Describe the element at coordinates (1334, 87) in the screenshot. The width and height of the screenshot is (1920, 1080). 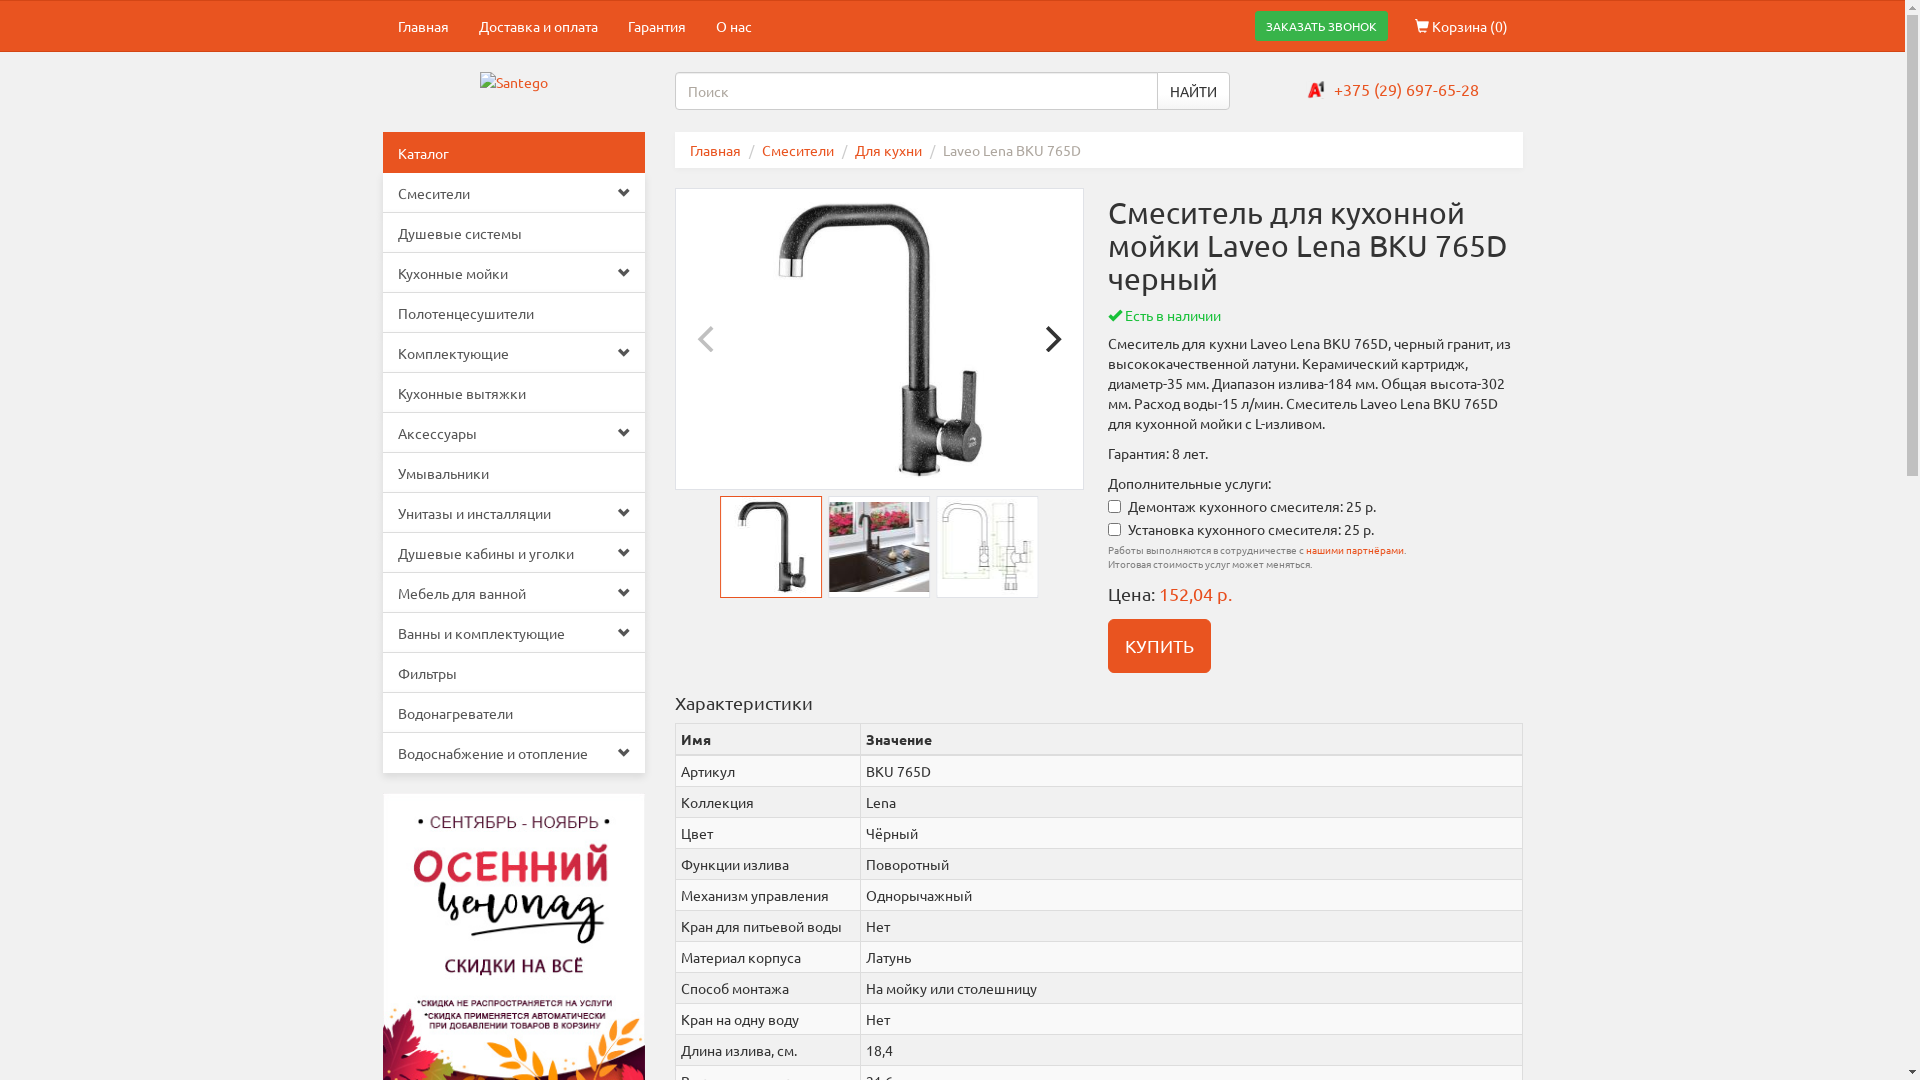
I see `'+375 (29) 697-65-28'` at that location.